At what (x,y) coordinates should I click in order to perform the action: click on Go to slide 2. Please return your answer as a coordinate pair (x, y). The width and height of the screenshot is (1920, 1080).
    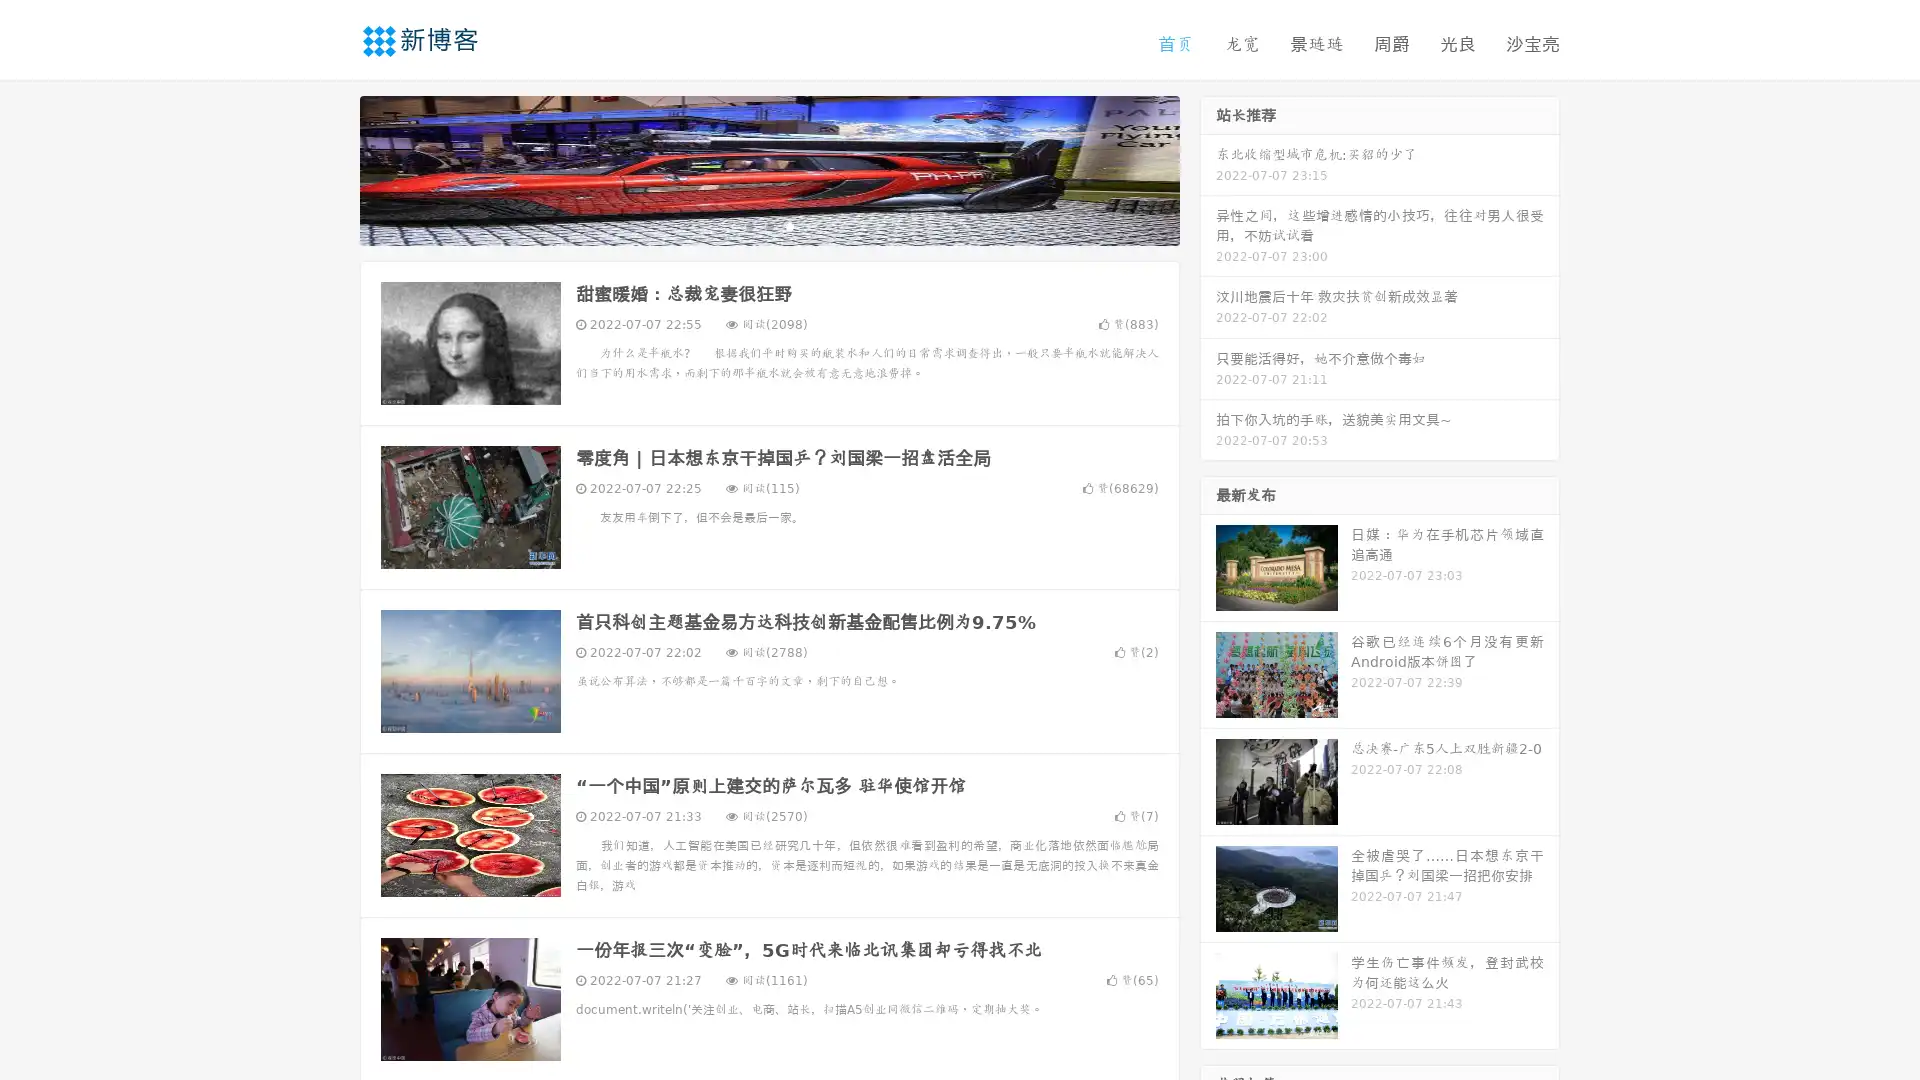
    Looking at the image, I should click on (768, 225).